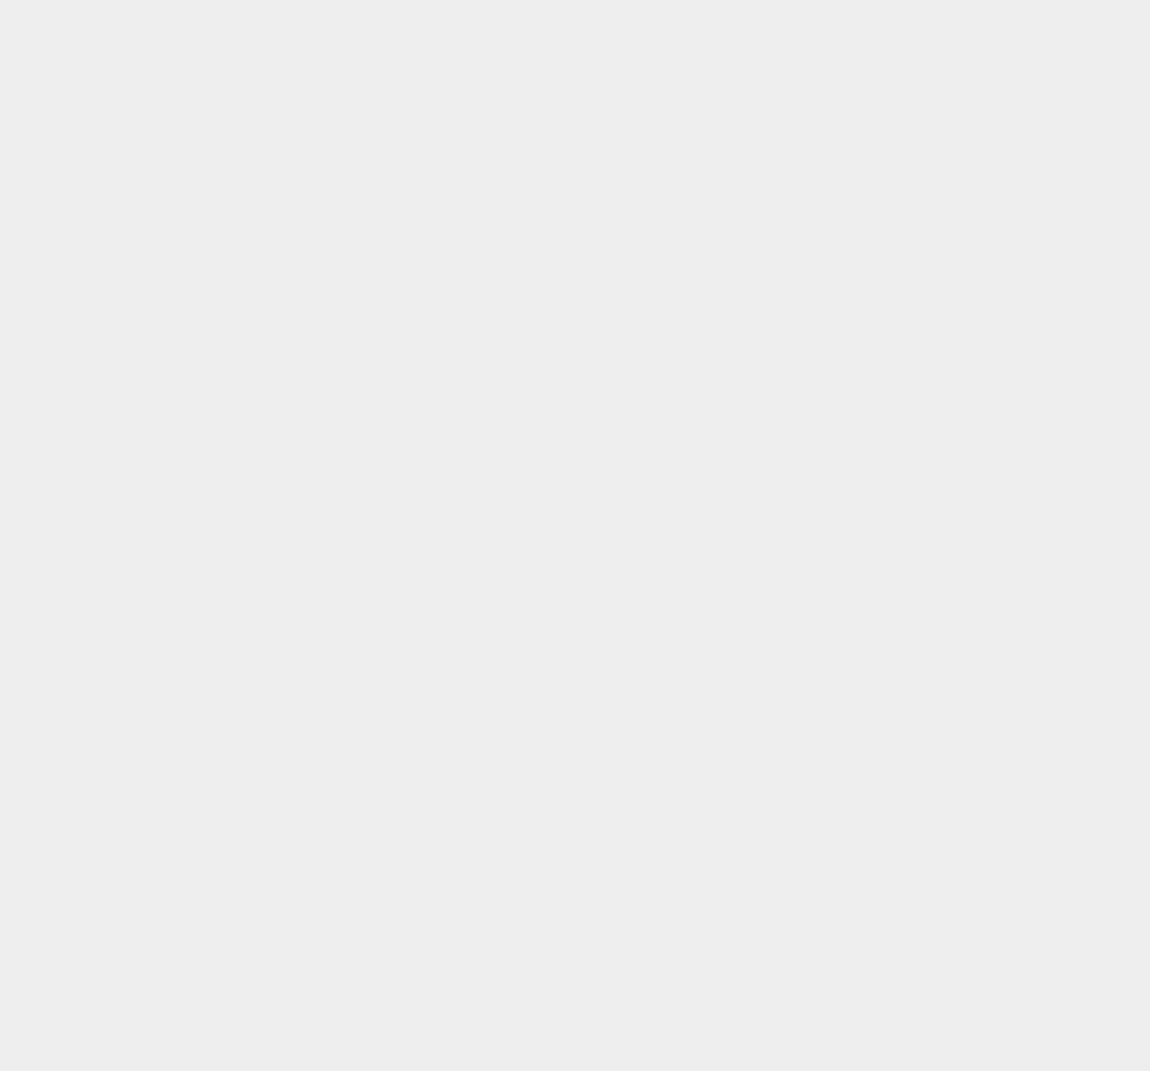  What do you see at coordinates (831, 987) in the screenshot?
I see `'iOS 13'` at bounding box center [831, 987].